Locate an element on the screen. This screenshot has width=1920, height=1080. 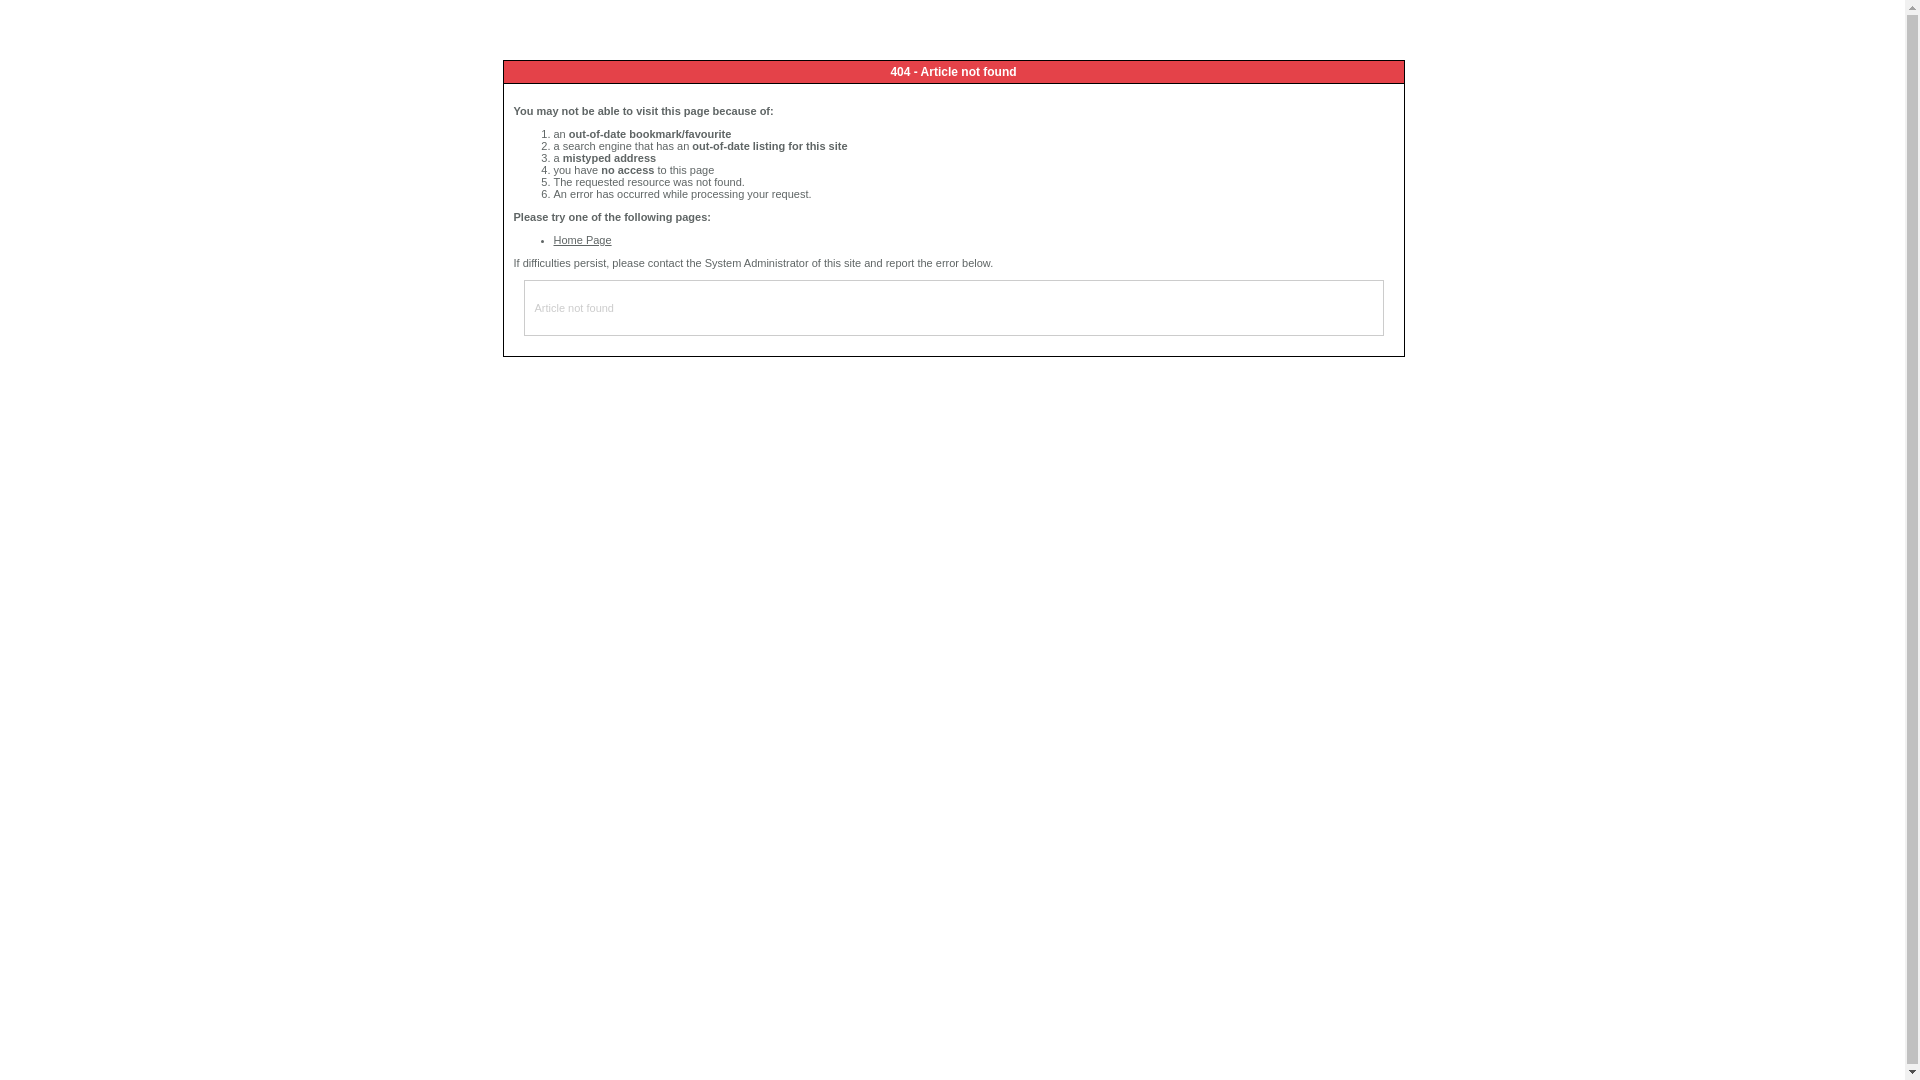
'Home Page' is located at coordinates (581, 238).